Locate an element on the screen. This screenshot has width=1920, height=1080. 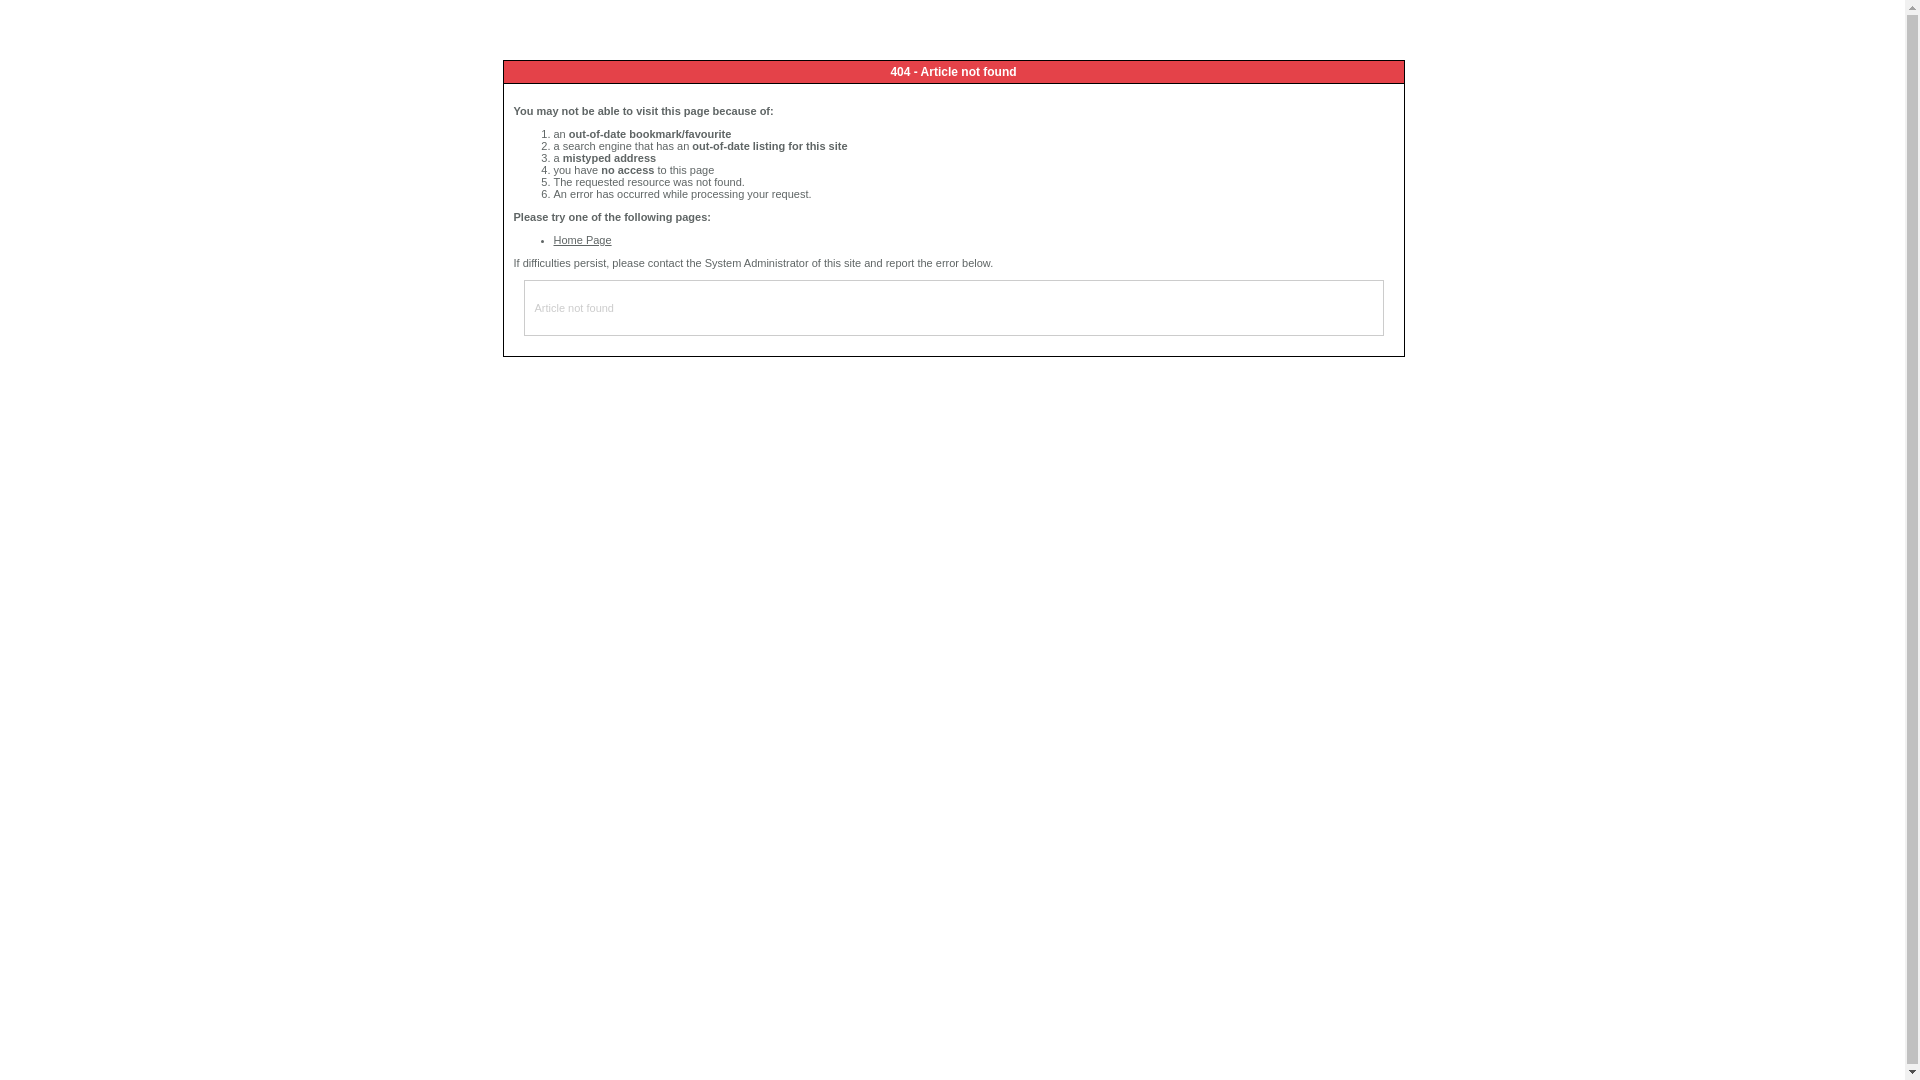
'Home Page' is located at coordinates (581, 238).